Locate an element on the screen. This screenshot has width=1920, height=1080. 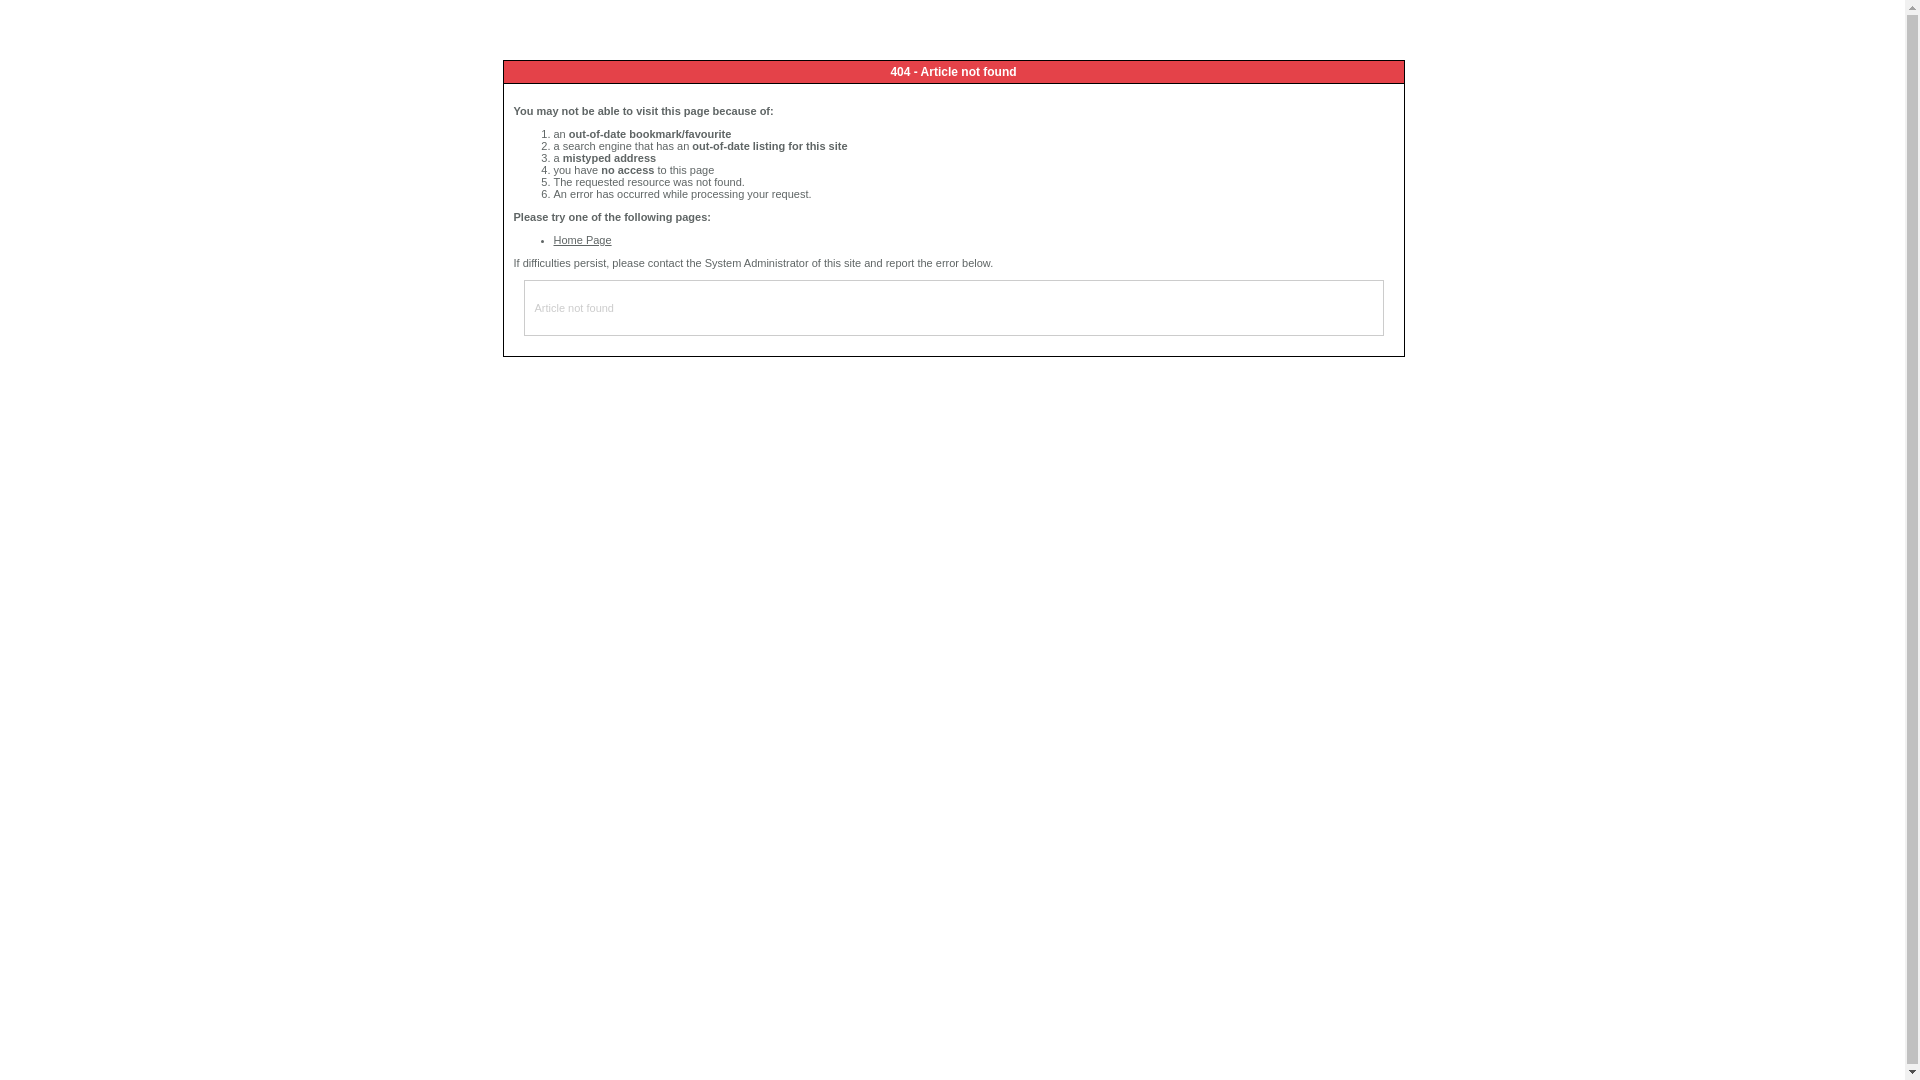
'Home Page' is located at coordinates (581, 238).